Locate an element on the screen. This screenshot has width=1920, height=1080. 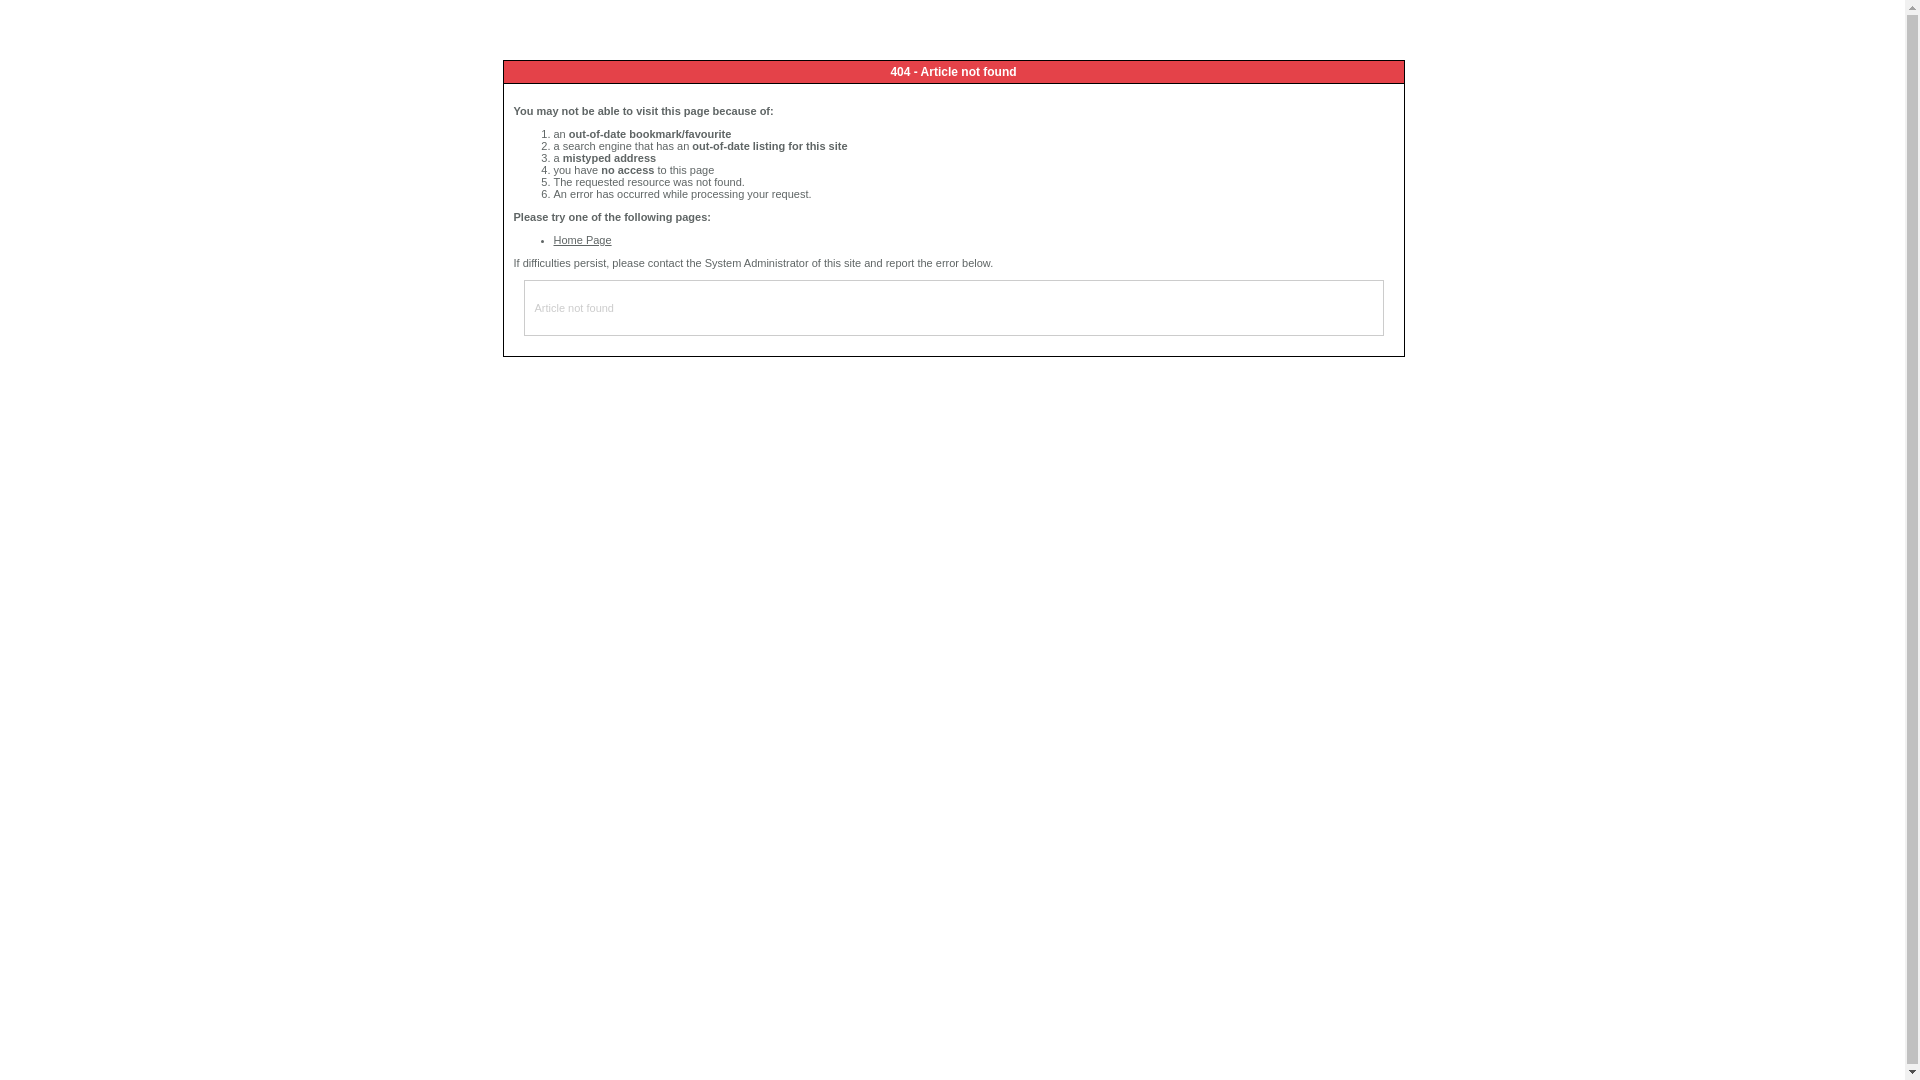
'Home Page' is located at coordinates (581, 238).